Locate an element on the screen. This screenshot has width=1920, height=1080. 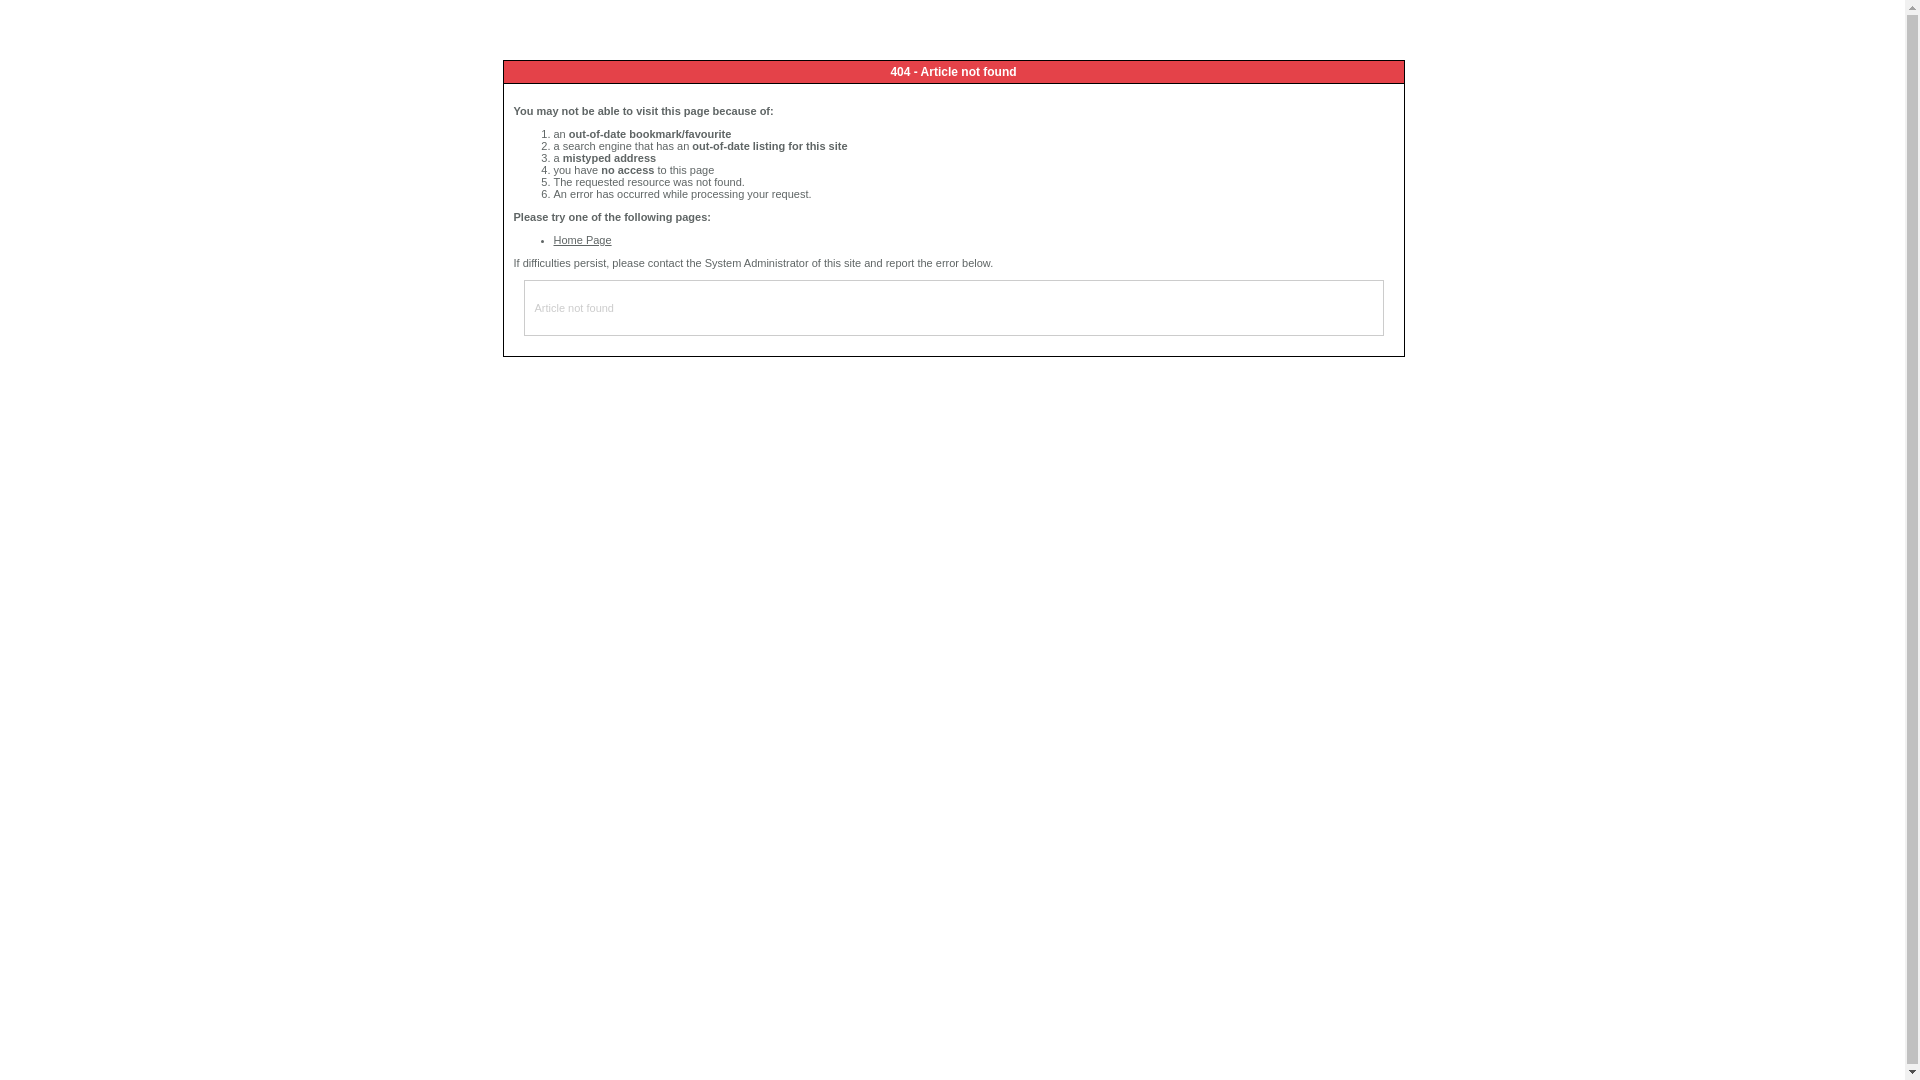
'Home Page' is located at coordinates (581, 238).